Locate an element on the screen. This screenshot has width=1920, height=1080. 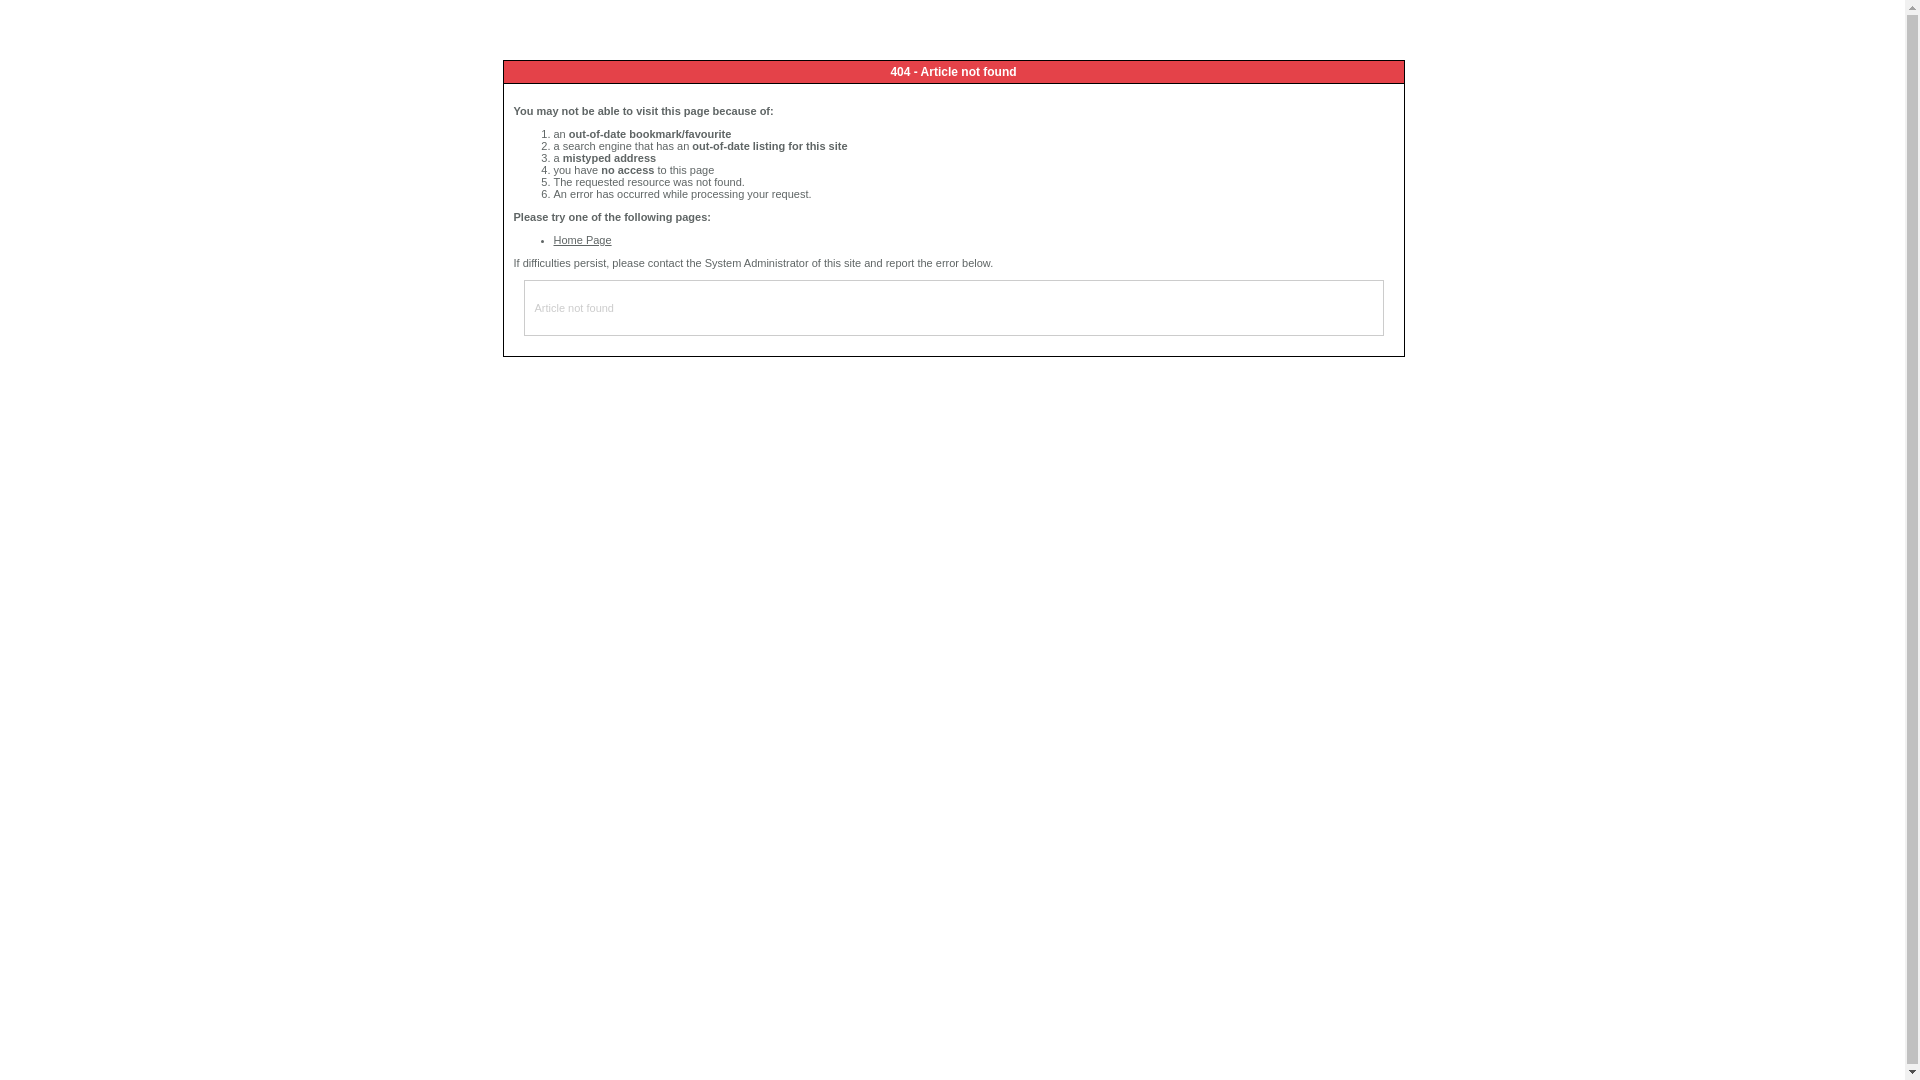
'Home Page' is located at coordinates (581, 238).